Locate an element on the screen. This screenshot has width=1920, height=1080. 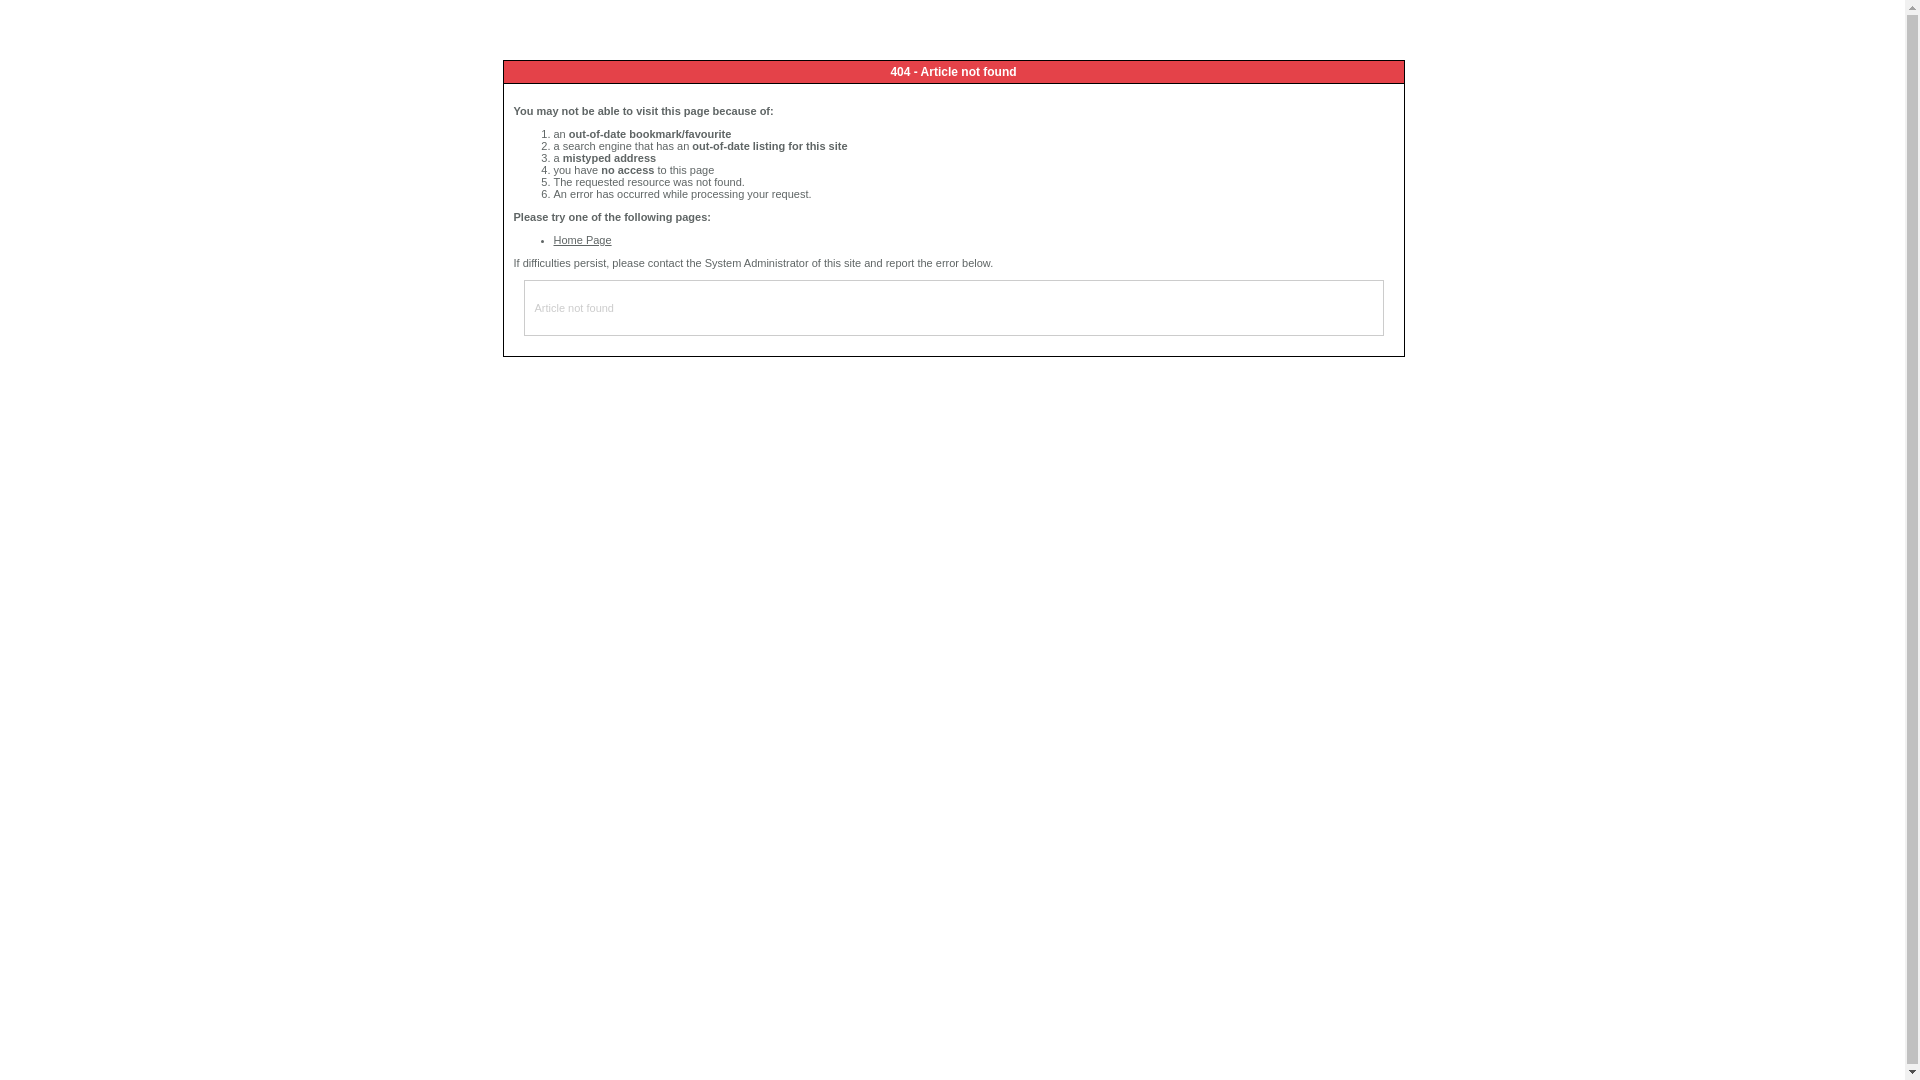
'Home Page' is located at coordinates (581, 238).